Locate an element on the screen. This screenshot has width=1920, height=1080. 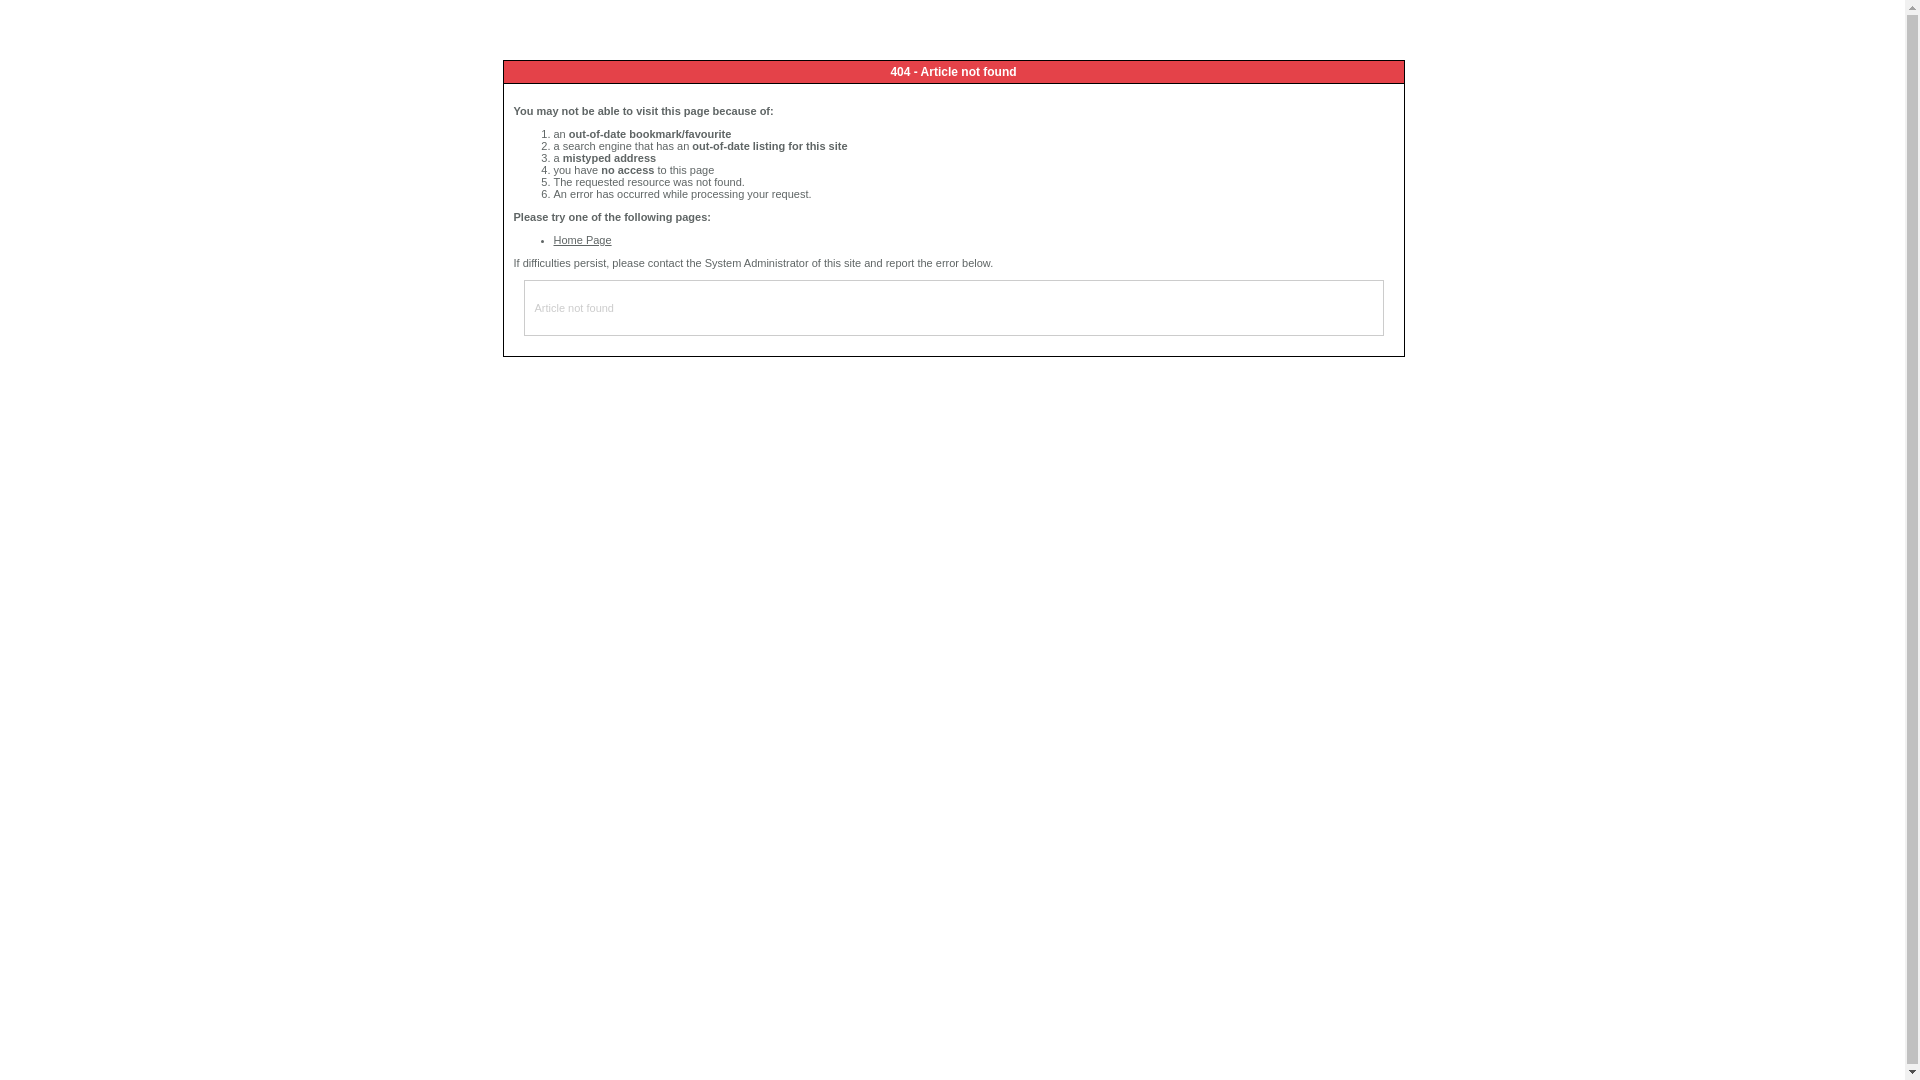
'Home Page' is located at coordinates (581, 238).